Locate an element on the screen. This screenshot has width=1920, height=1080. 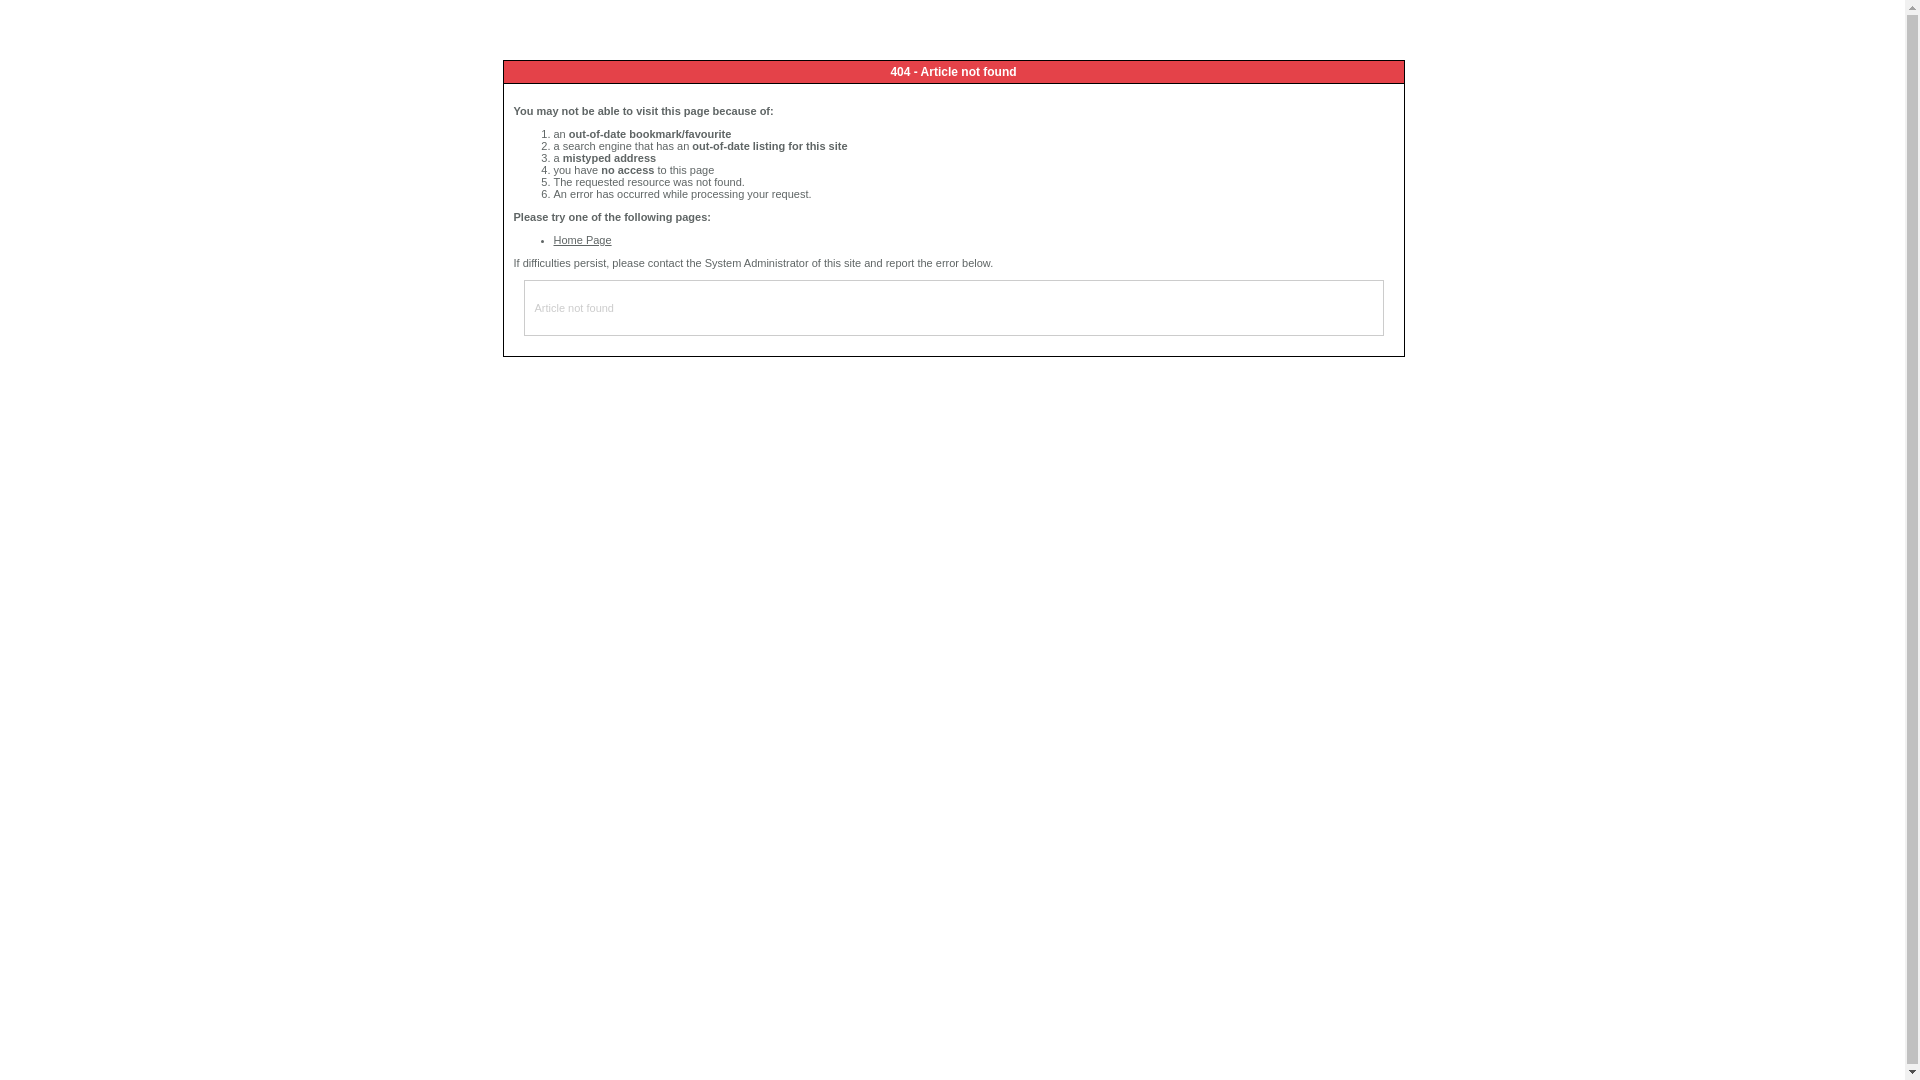
'Home Page' is located at coordinates (581, 238).